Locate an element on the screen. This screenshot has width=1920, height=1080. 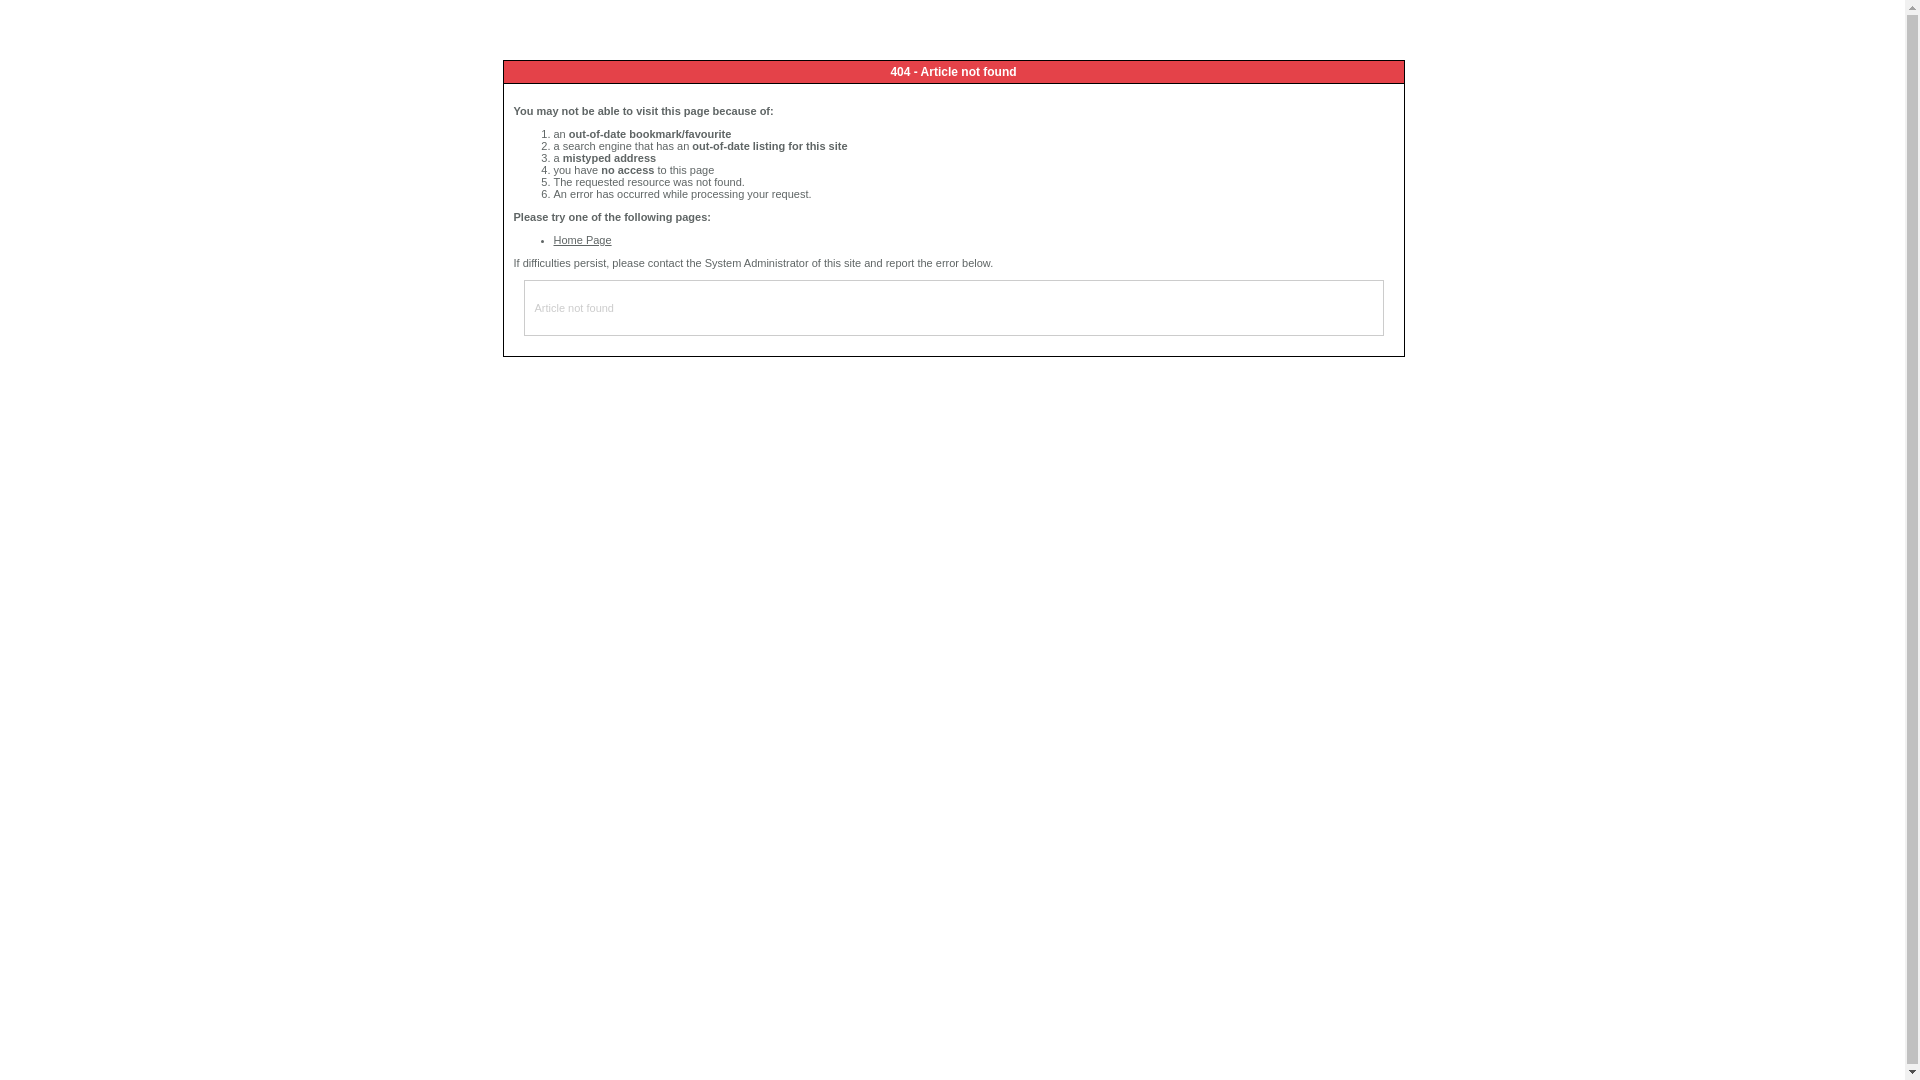
'Home Page' is located at coordinates (581, 238).